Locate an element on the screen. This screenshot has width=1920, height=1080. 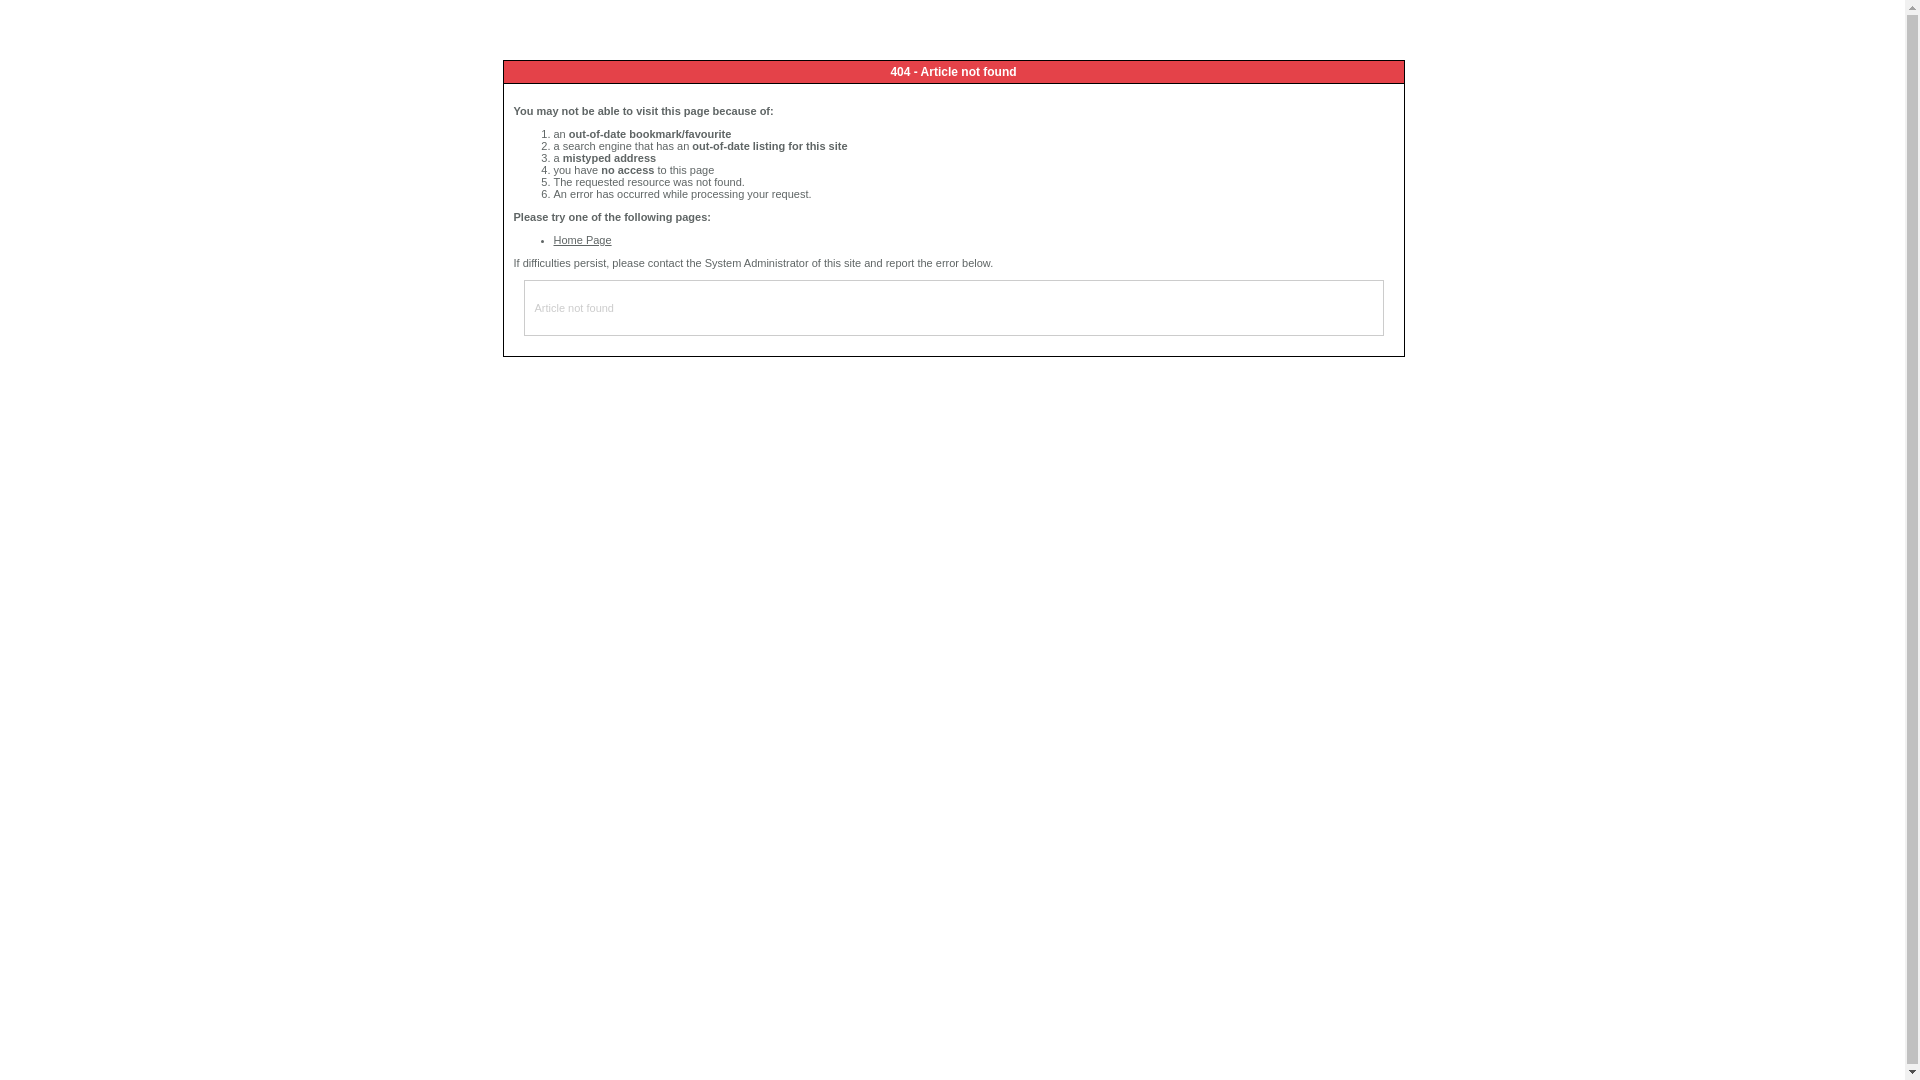
'Home Page' is located at coordinates (581, 238).